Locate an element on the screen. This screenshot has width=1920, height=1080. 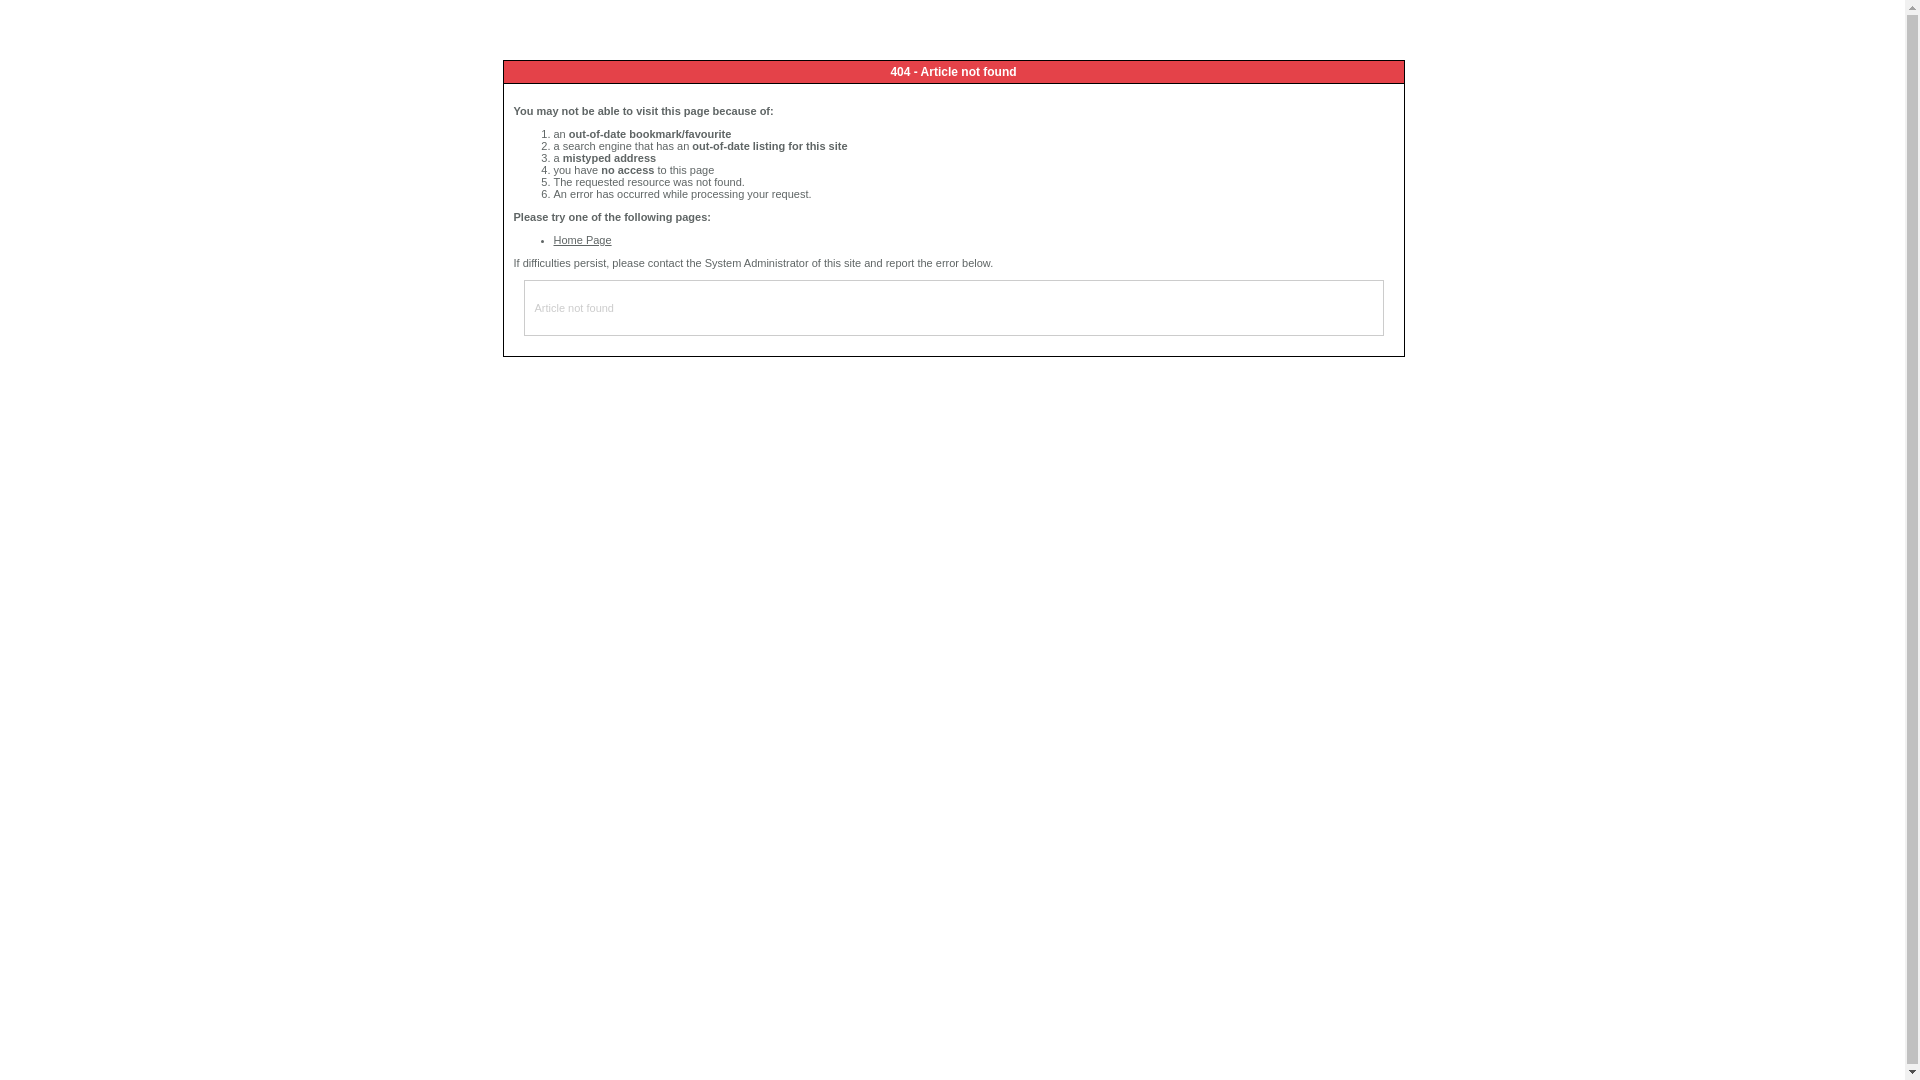
'Home Page' is located at coordinates (581, 238).